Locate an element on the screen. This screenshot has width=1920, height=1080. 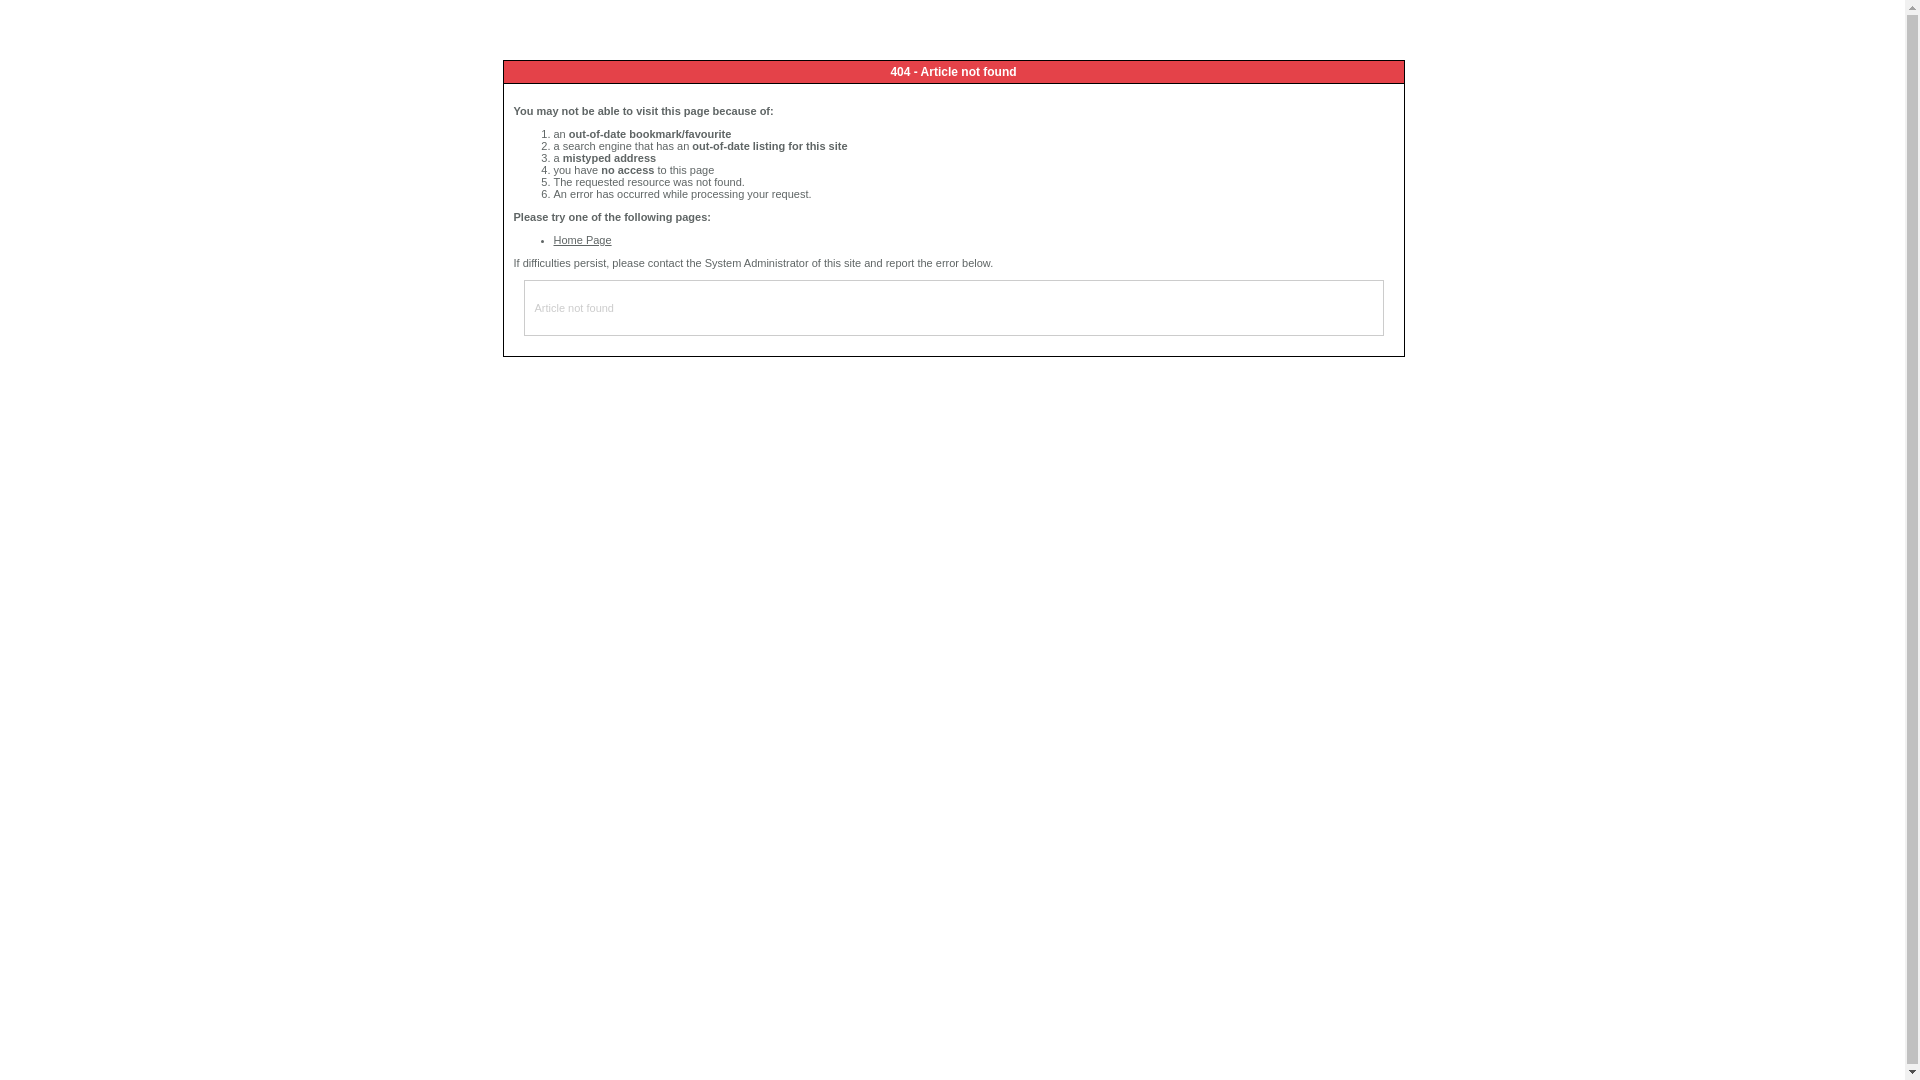
'Home Page' is located at coordinates (581, 238).